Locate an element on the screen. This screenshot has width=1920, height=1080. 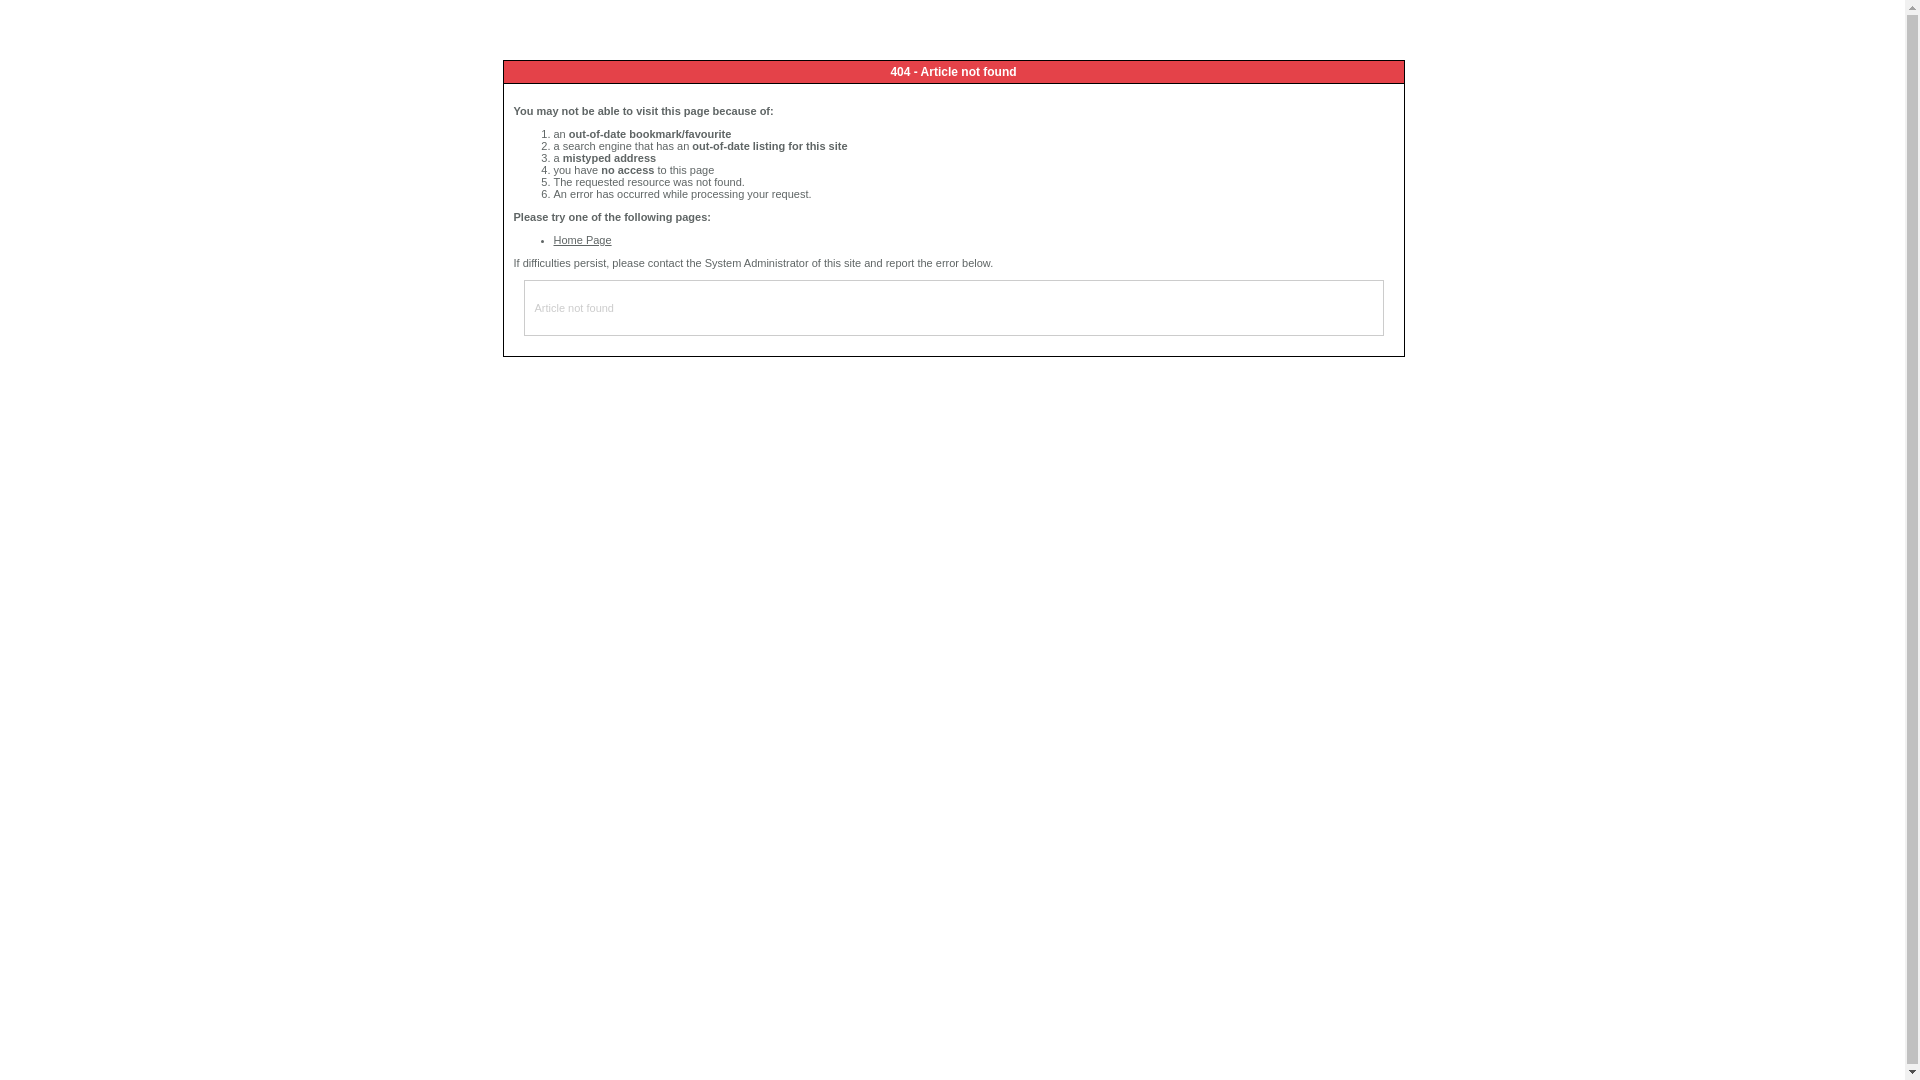
'Home Page' is located at coordinates (581, 238).